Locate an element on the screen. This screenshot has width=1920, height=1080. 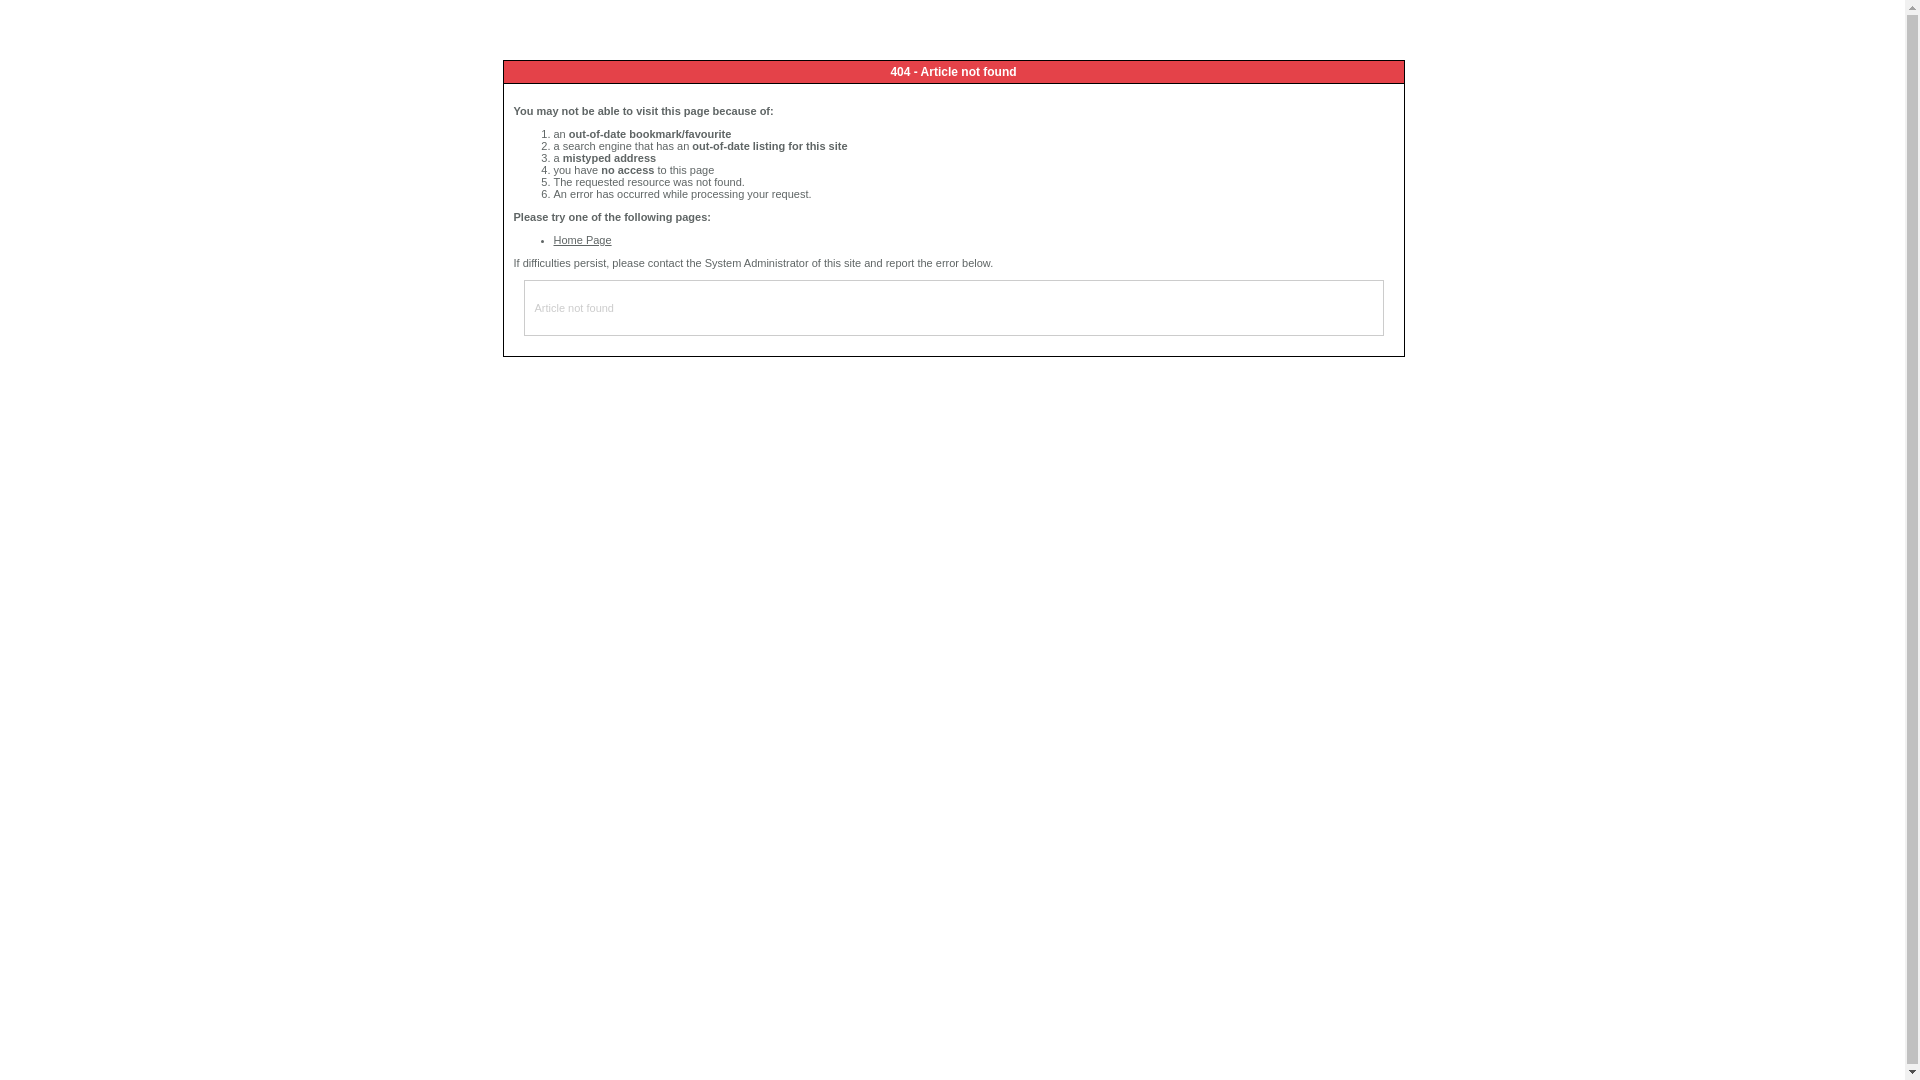
'Home Page' is located at coordinates (581, 238).